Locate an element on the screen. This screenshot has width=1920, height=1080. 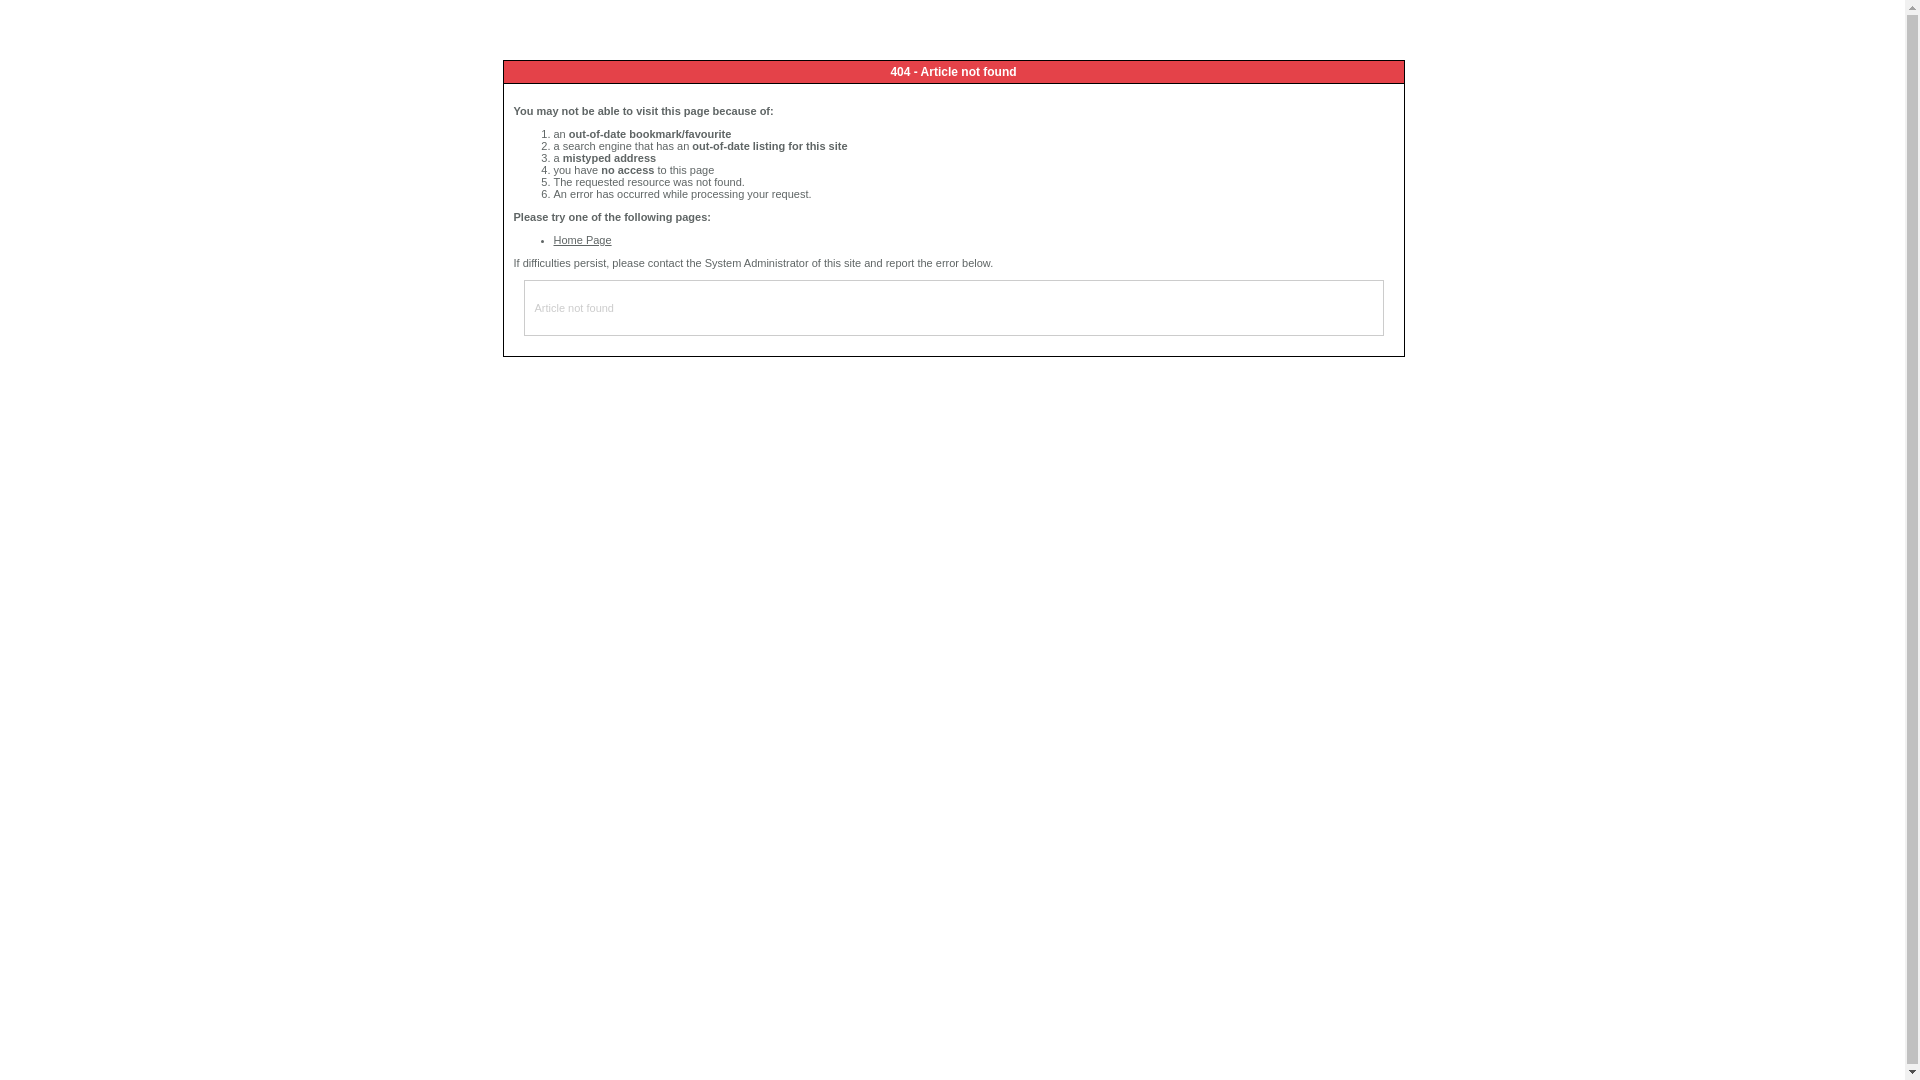
'Home Page' is located at coordinates (581, 238).